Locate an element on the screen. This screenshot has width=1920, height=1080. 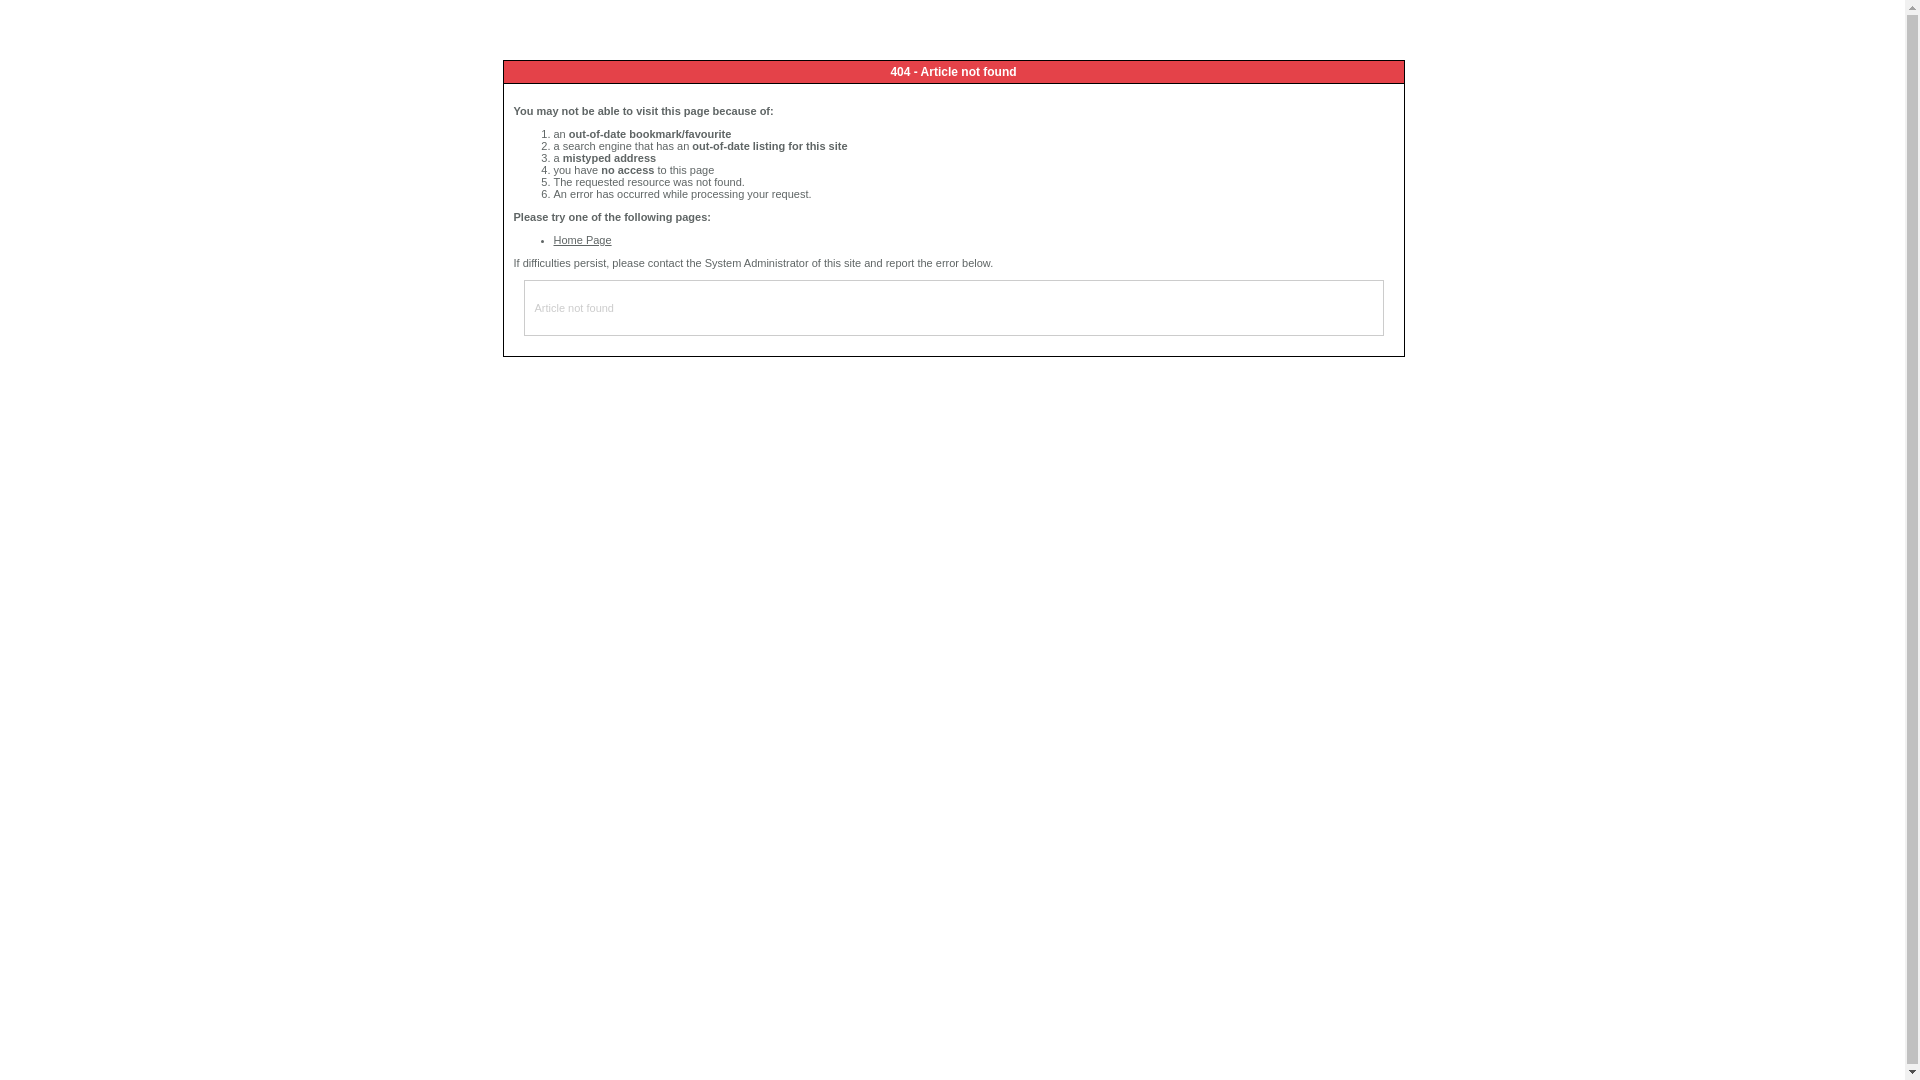
'Home Page' is located at coordinates (581, 238).